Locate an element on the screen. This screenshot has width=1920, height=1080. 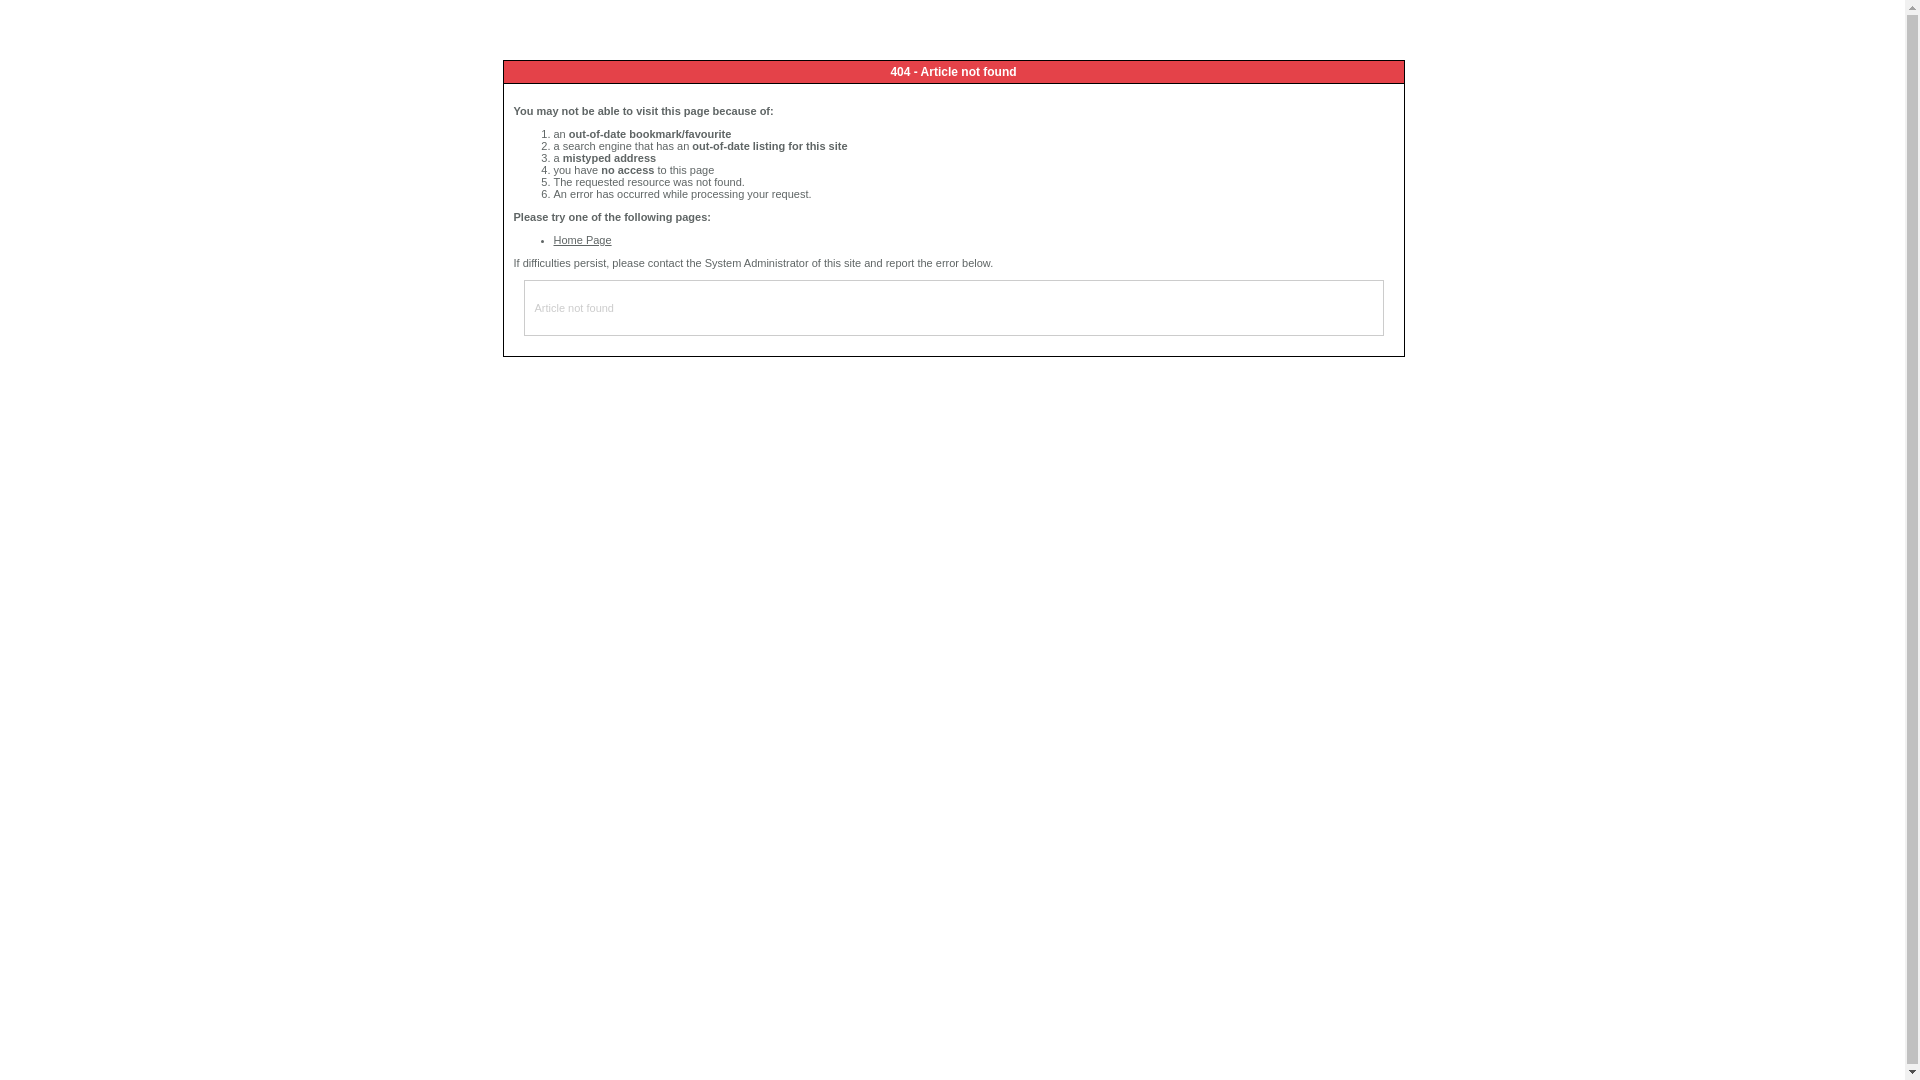
'Home Page' is located at coordinates (581, 238).